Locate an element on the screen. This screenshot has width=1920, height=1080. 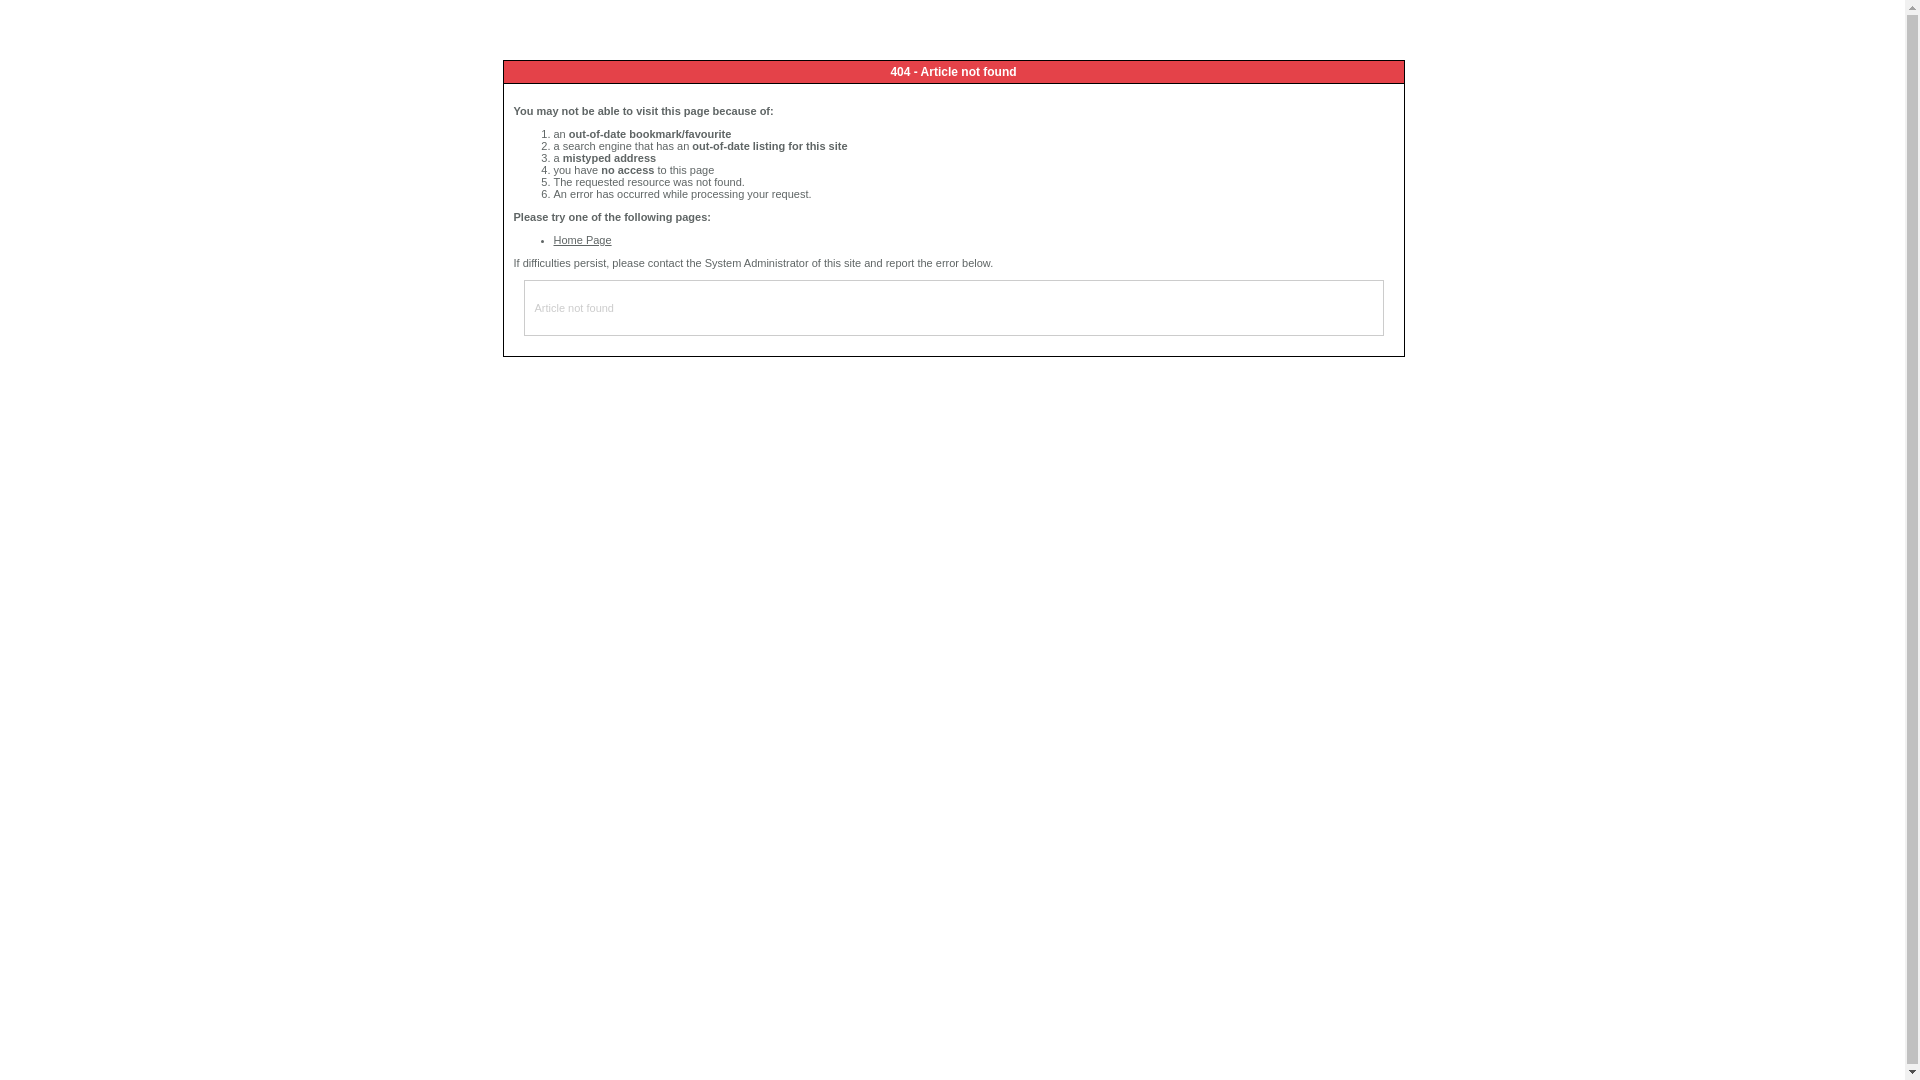
'Home Page' is located at coordinates (581, 238).